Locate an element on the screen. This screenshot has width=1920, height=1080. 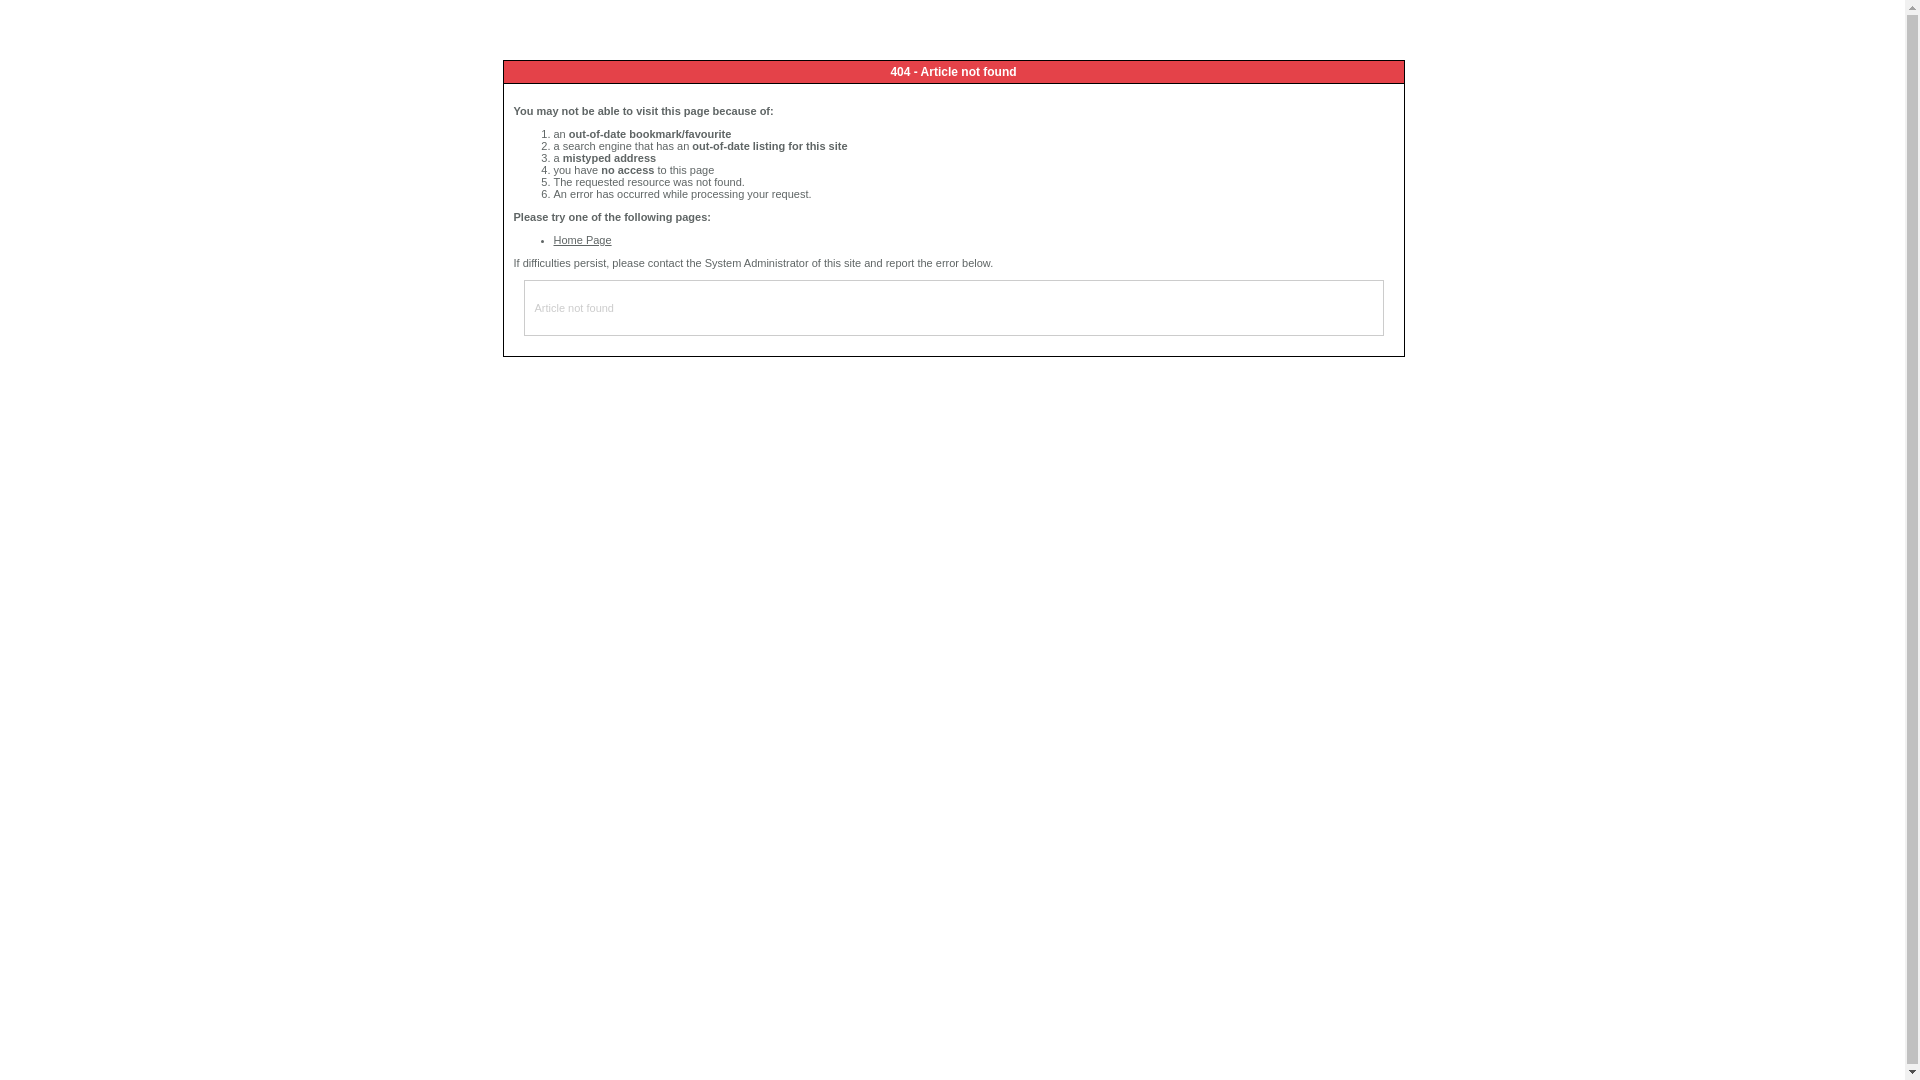
'Home Page' is located at coordinates (581, 238).